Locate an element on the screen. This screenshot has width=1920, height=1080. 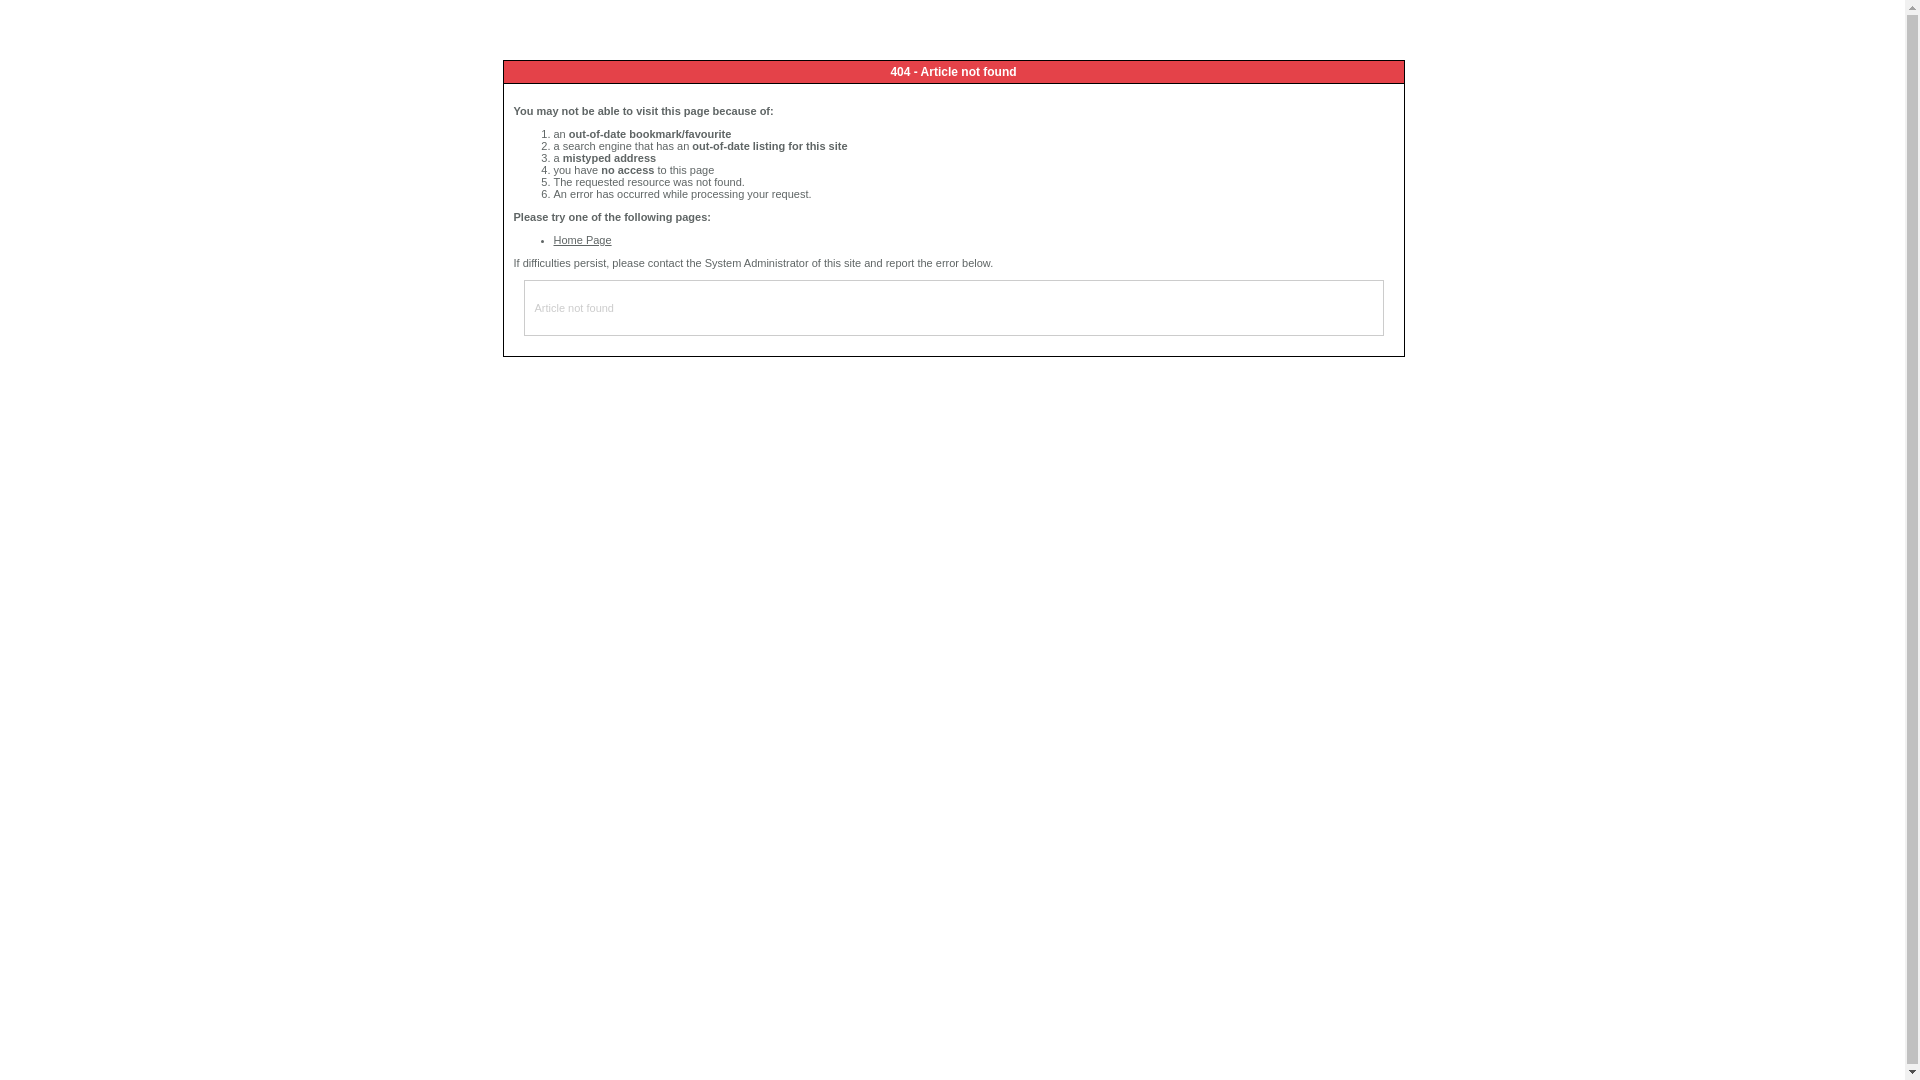
'Home Page' is located at coordinates (581, 238).